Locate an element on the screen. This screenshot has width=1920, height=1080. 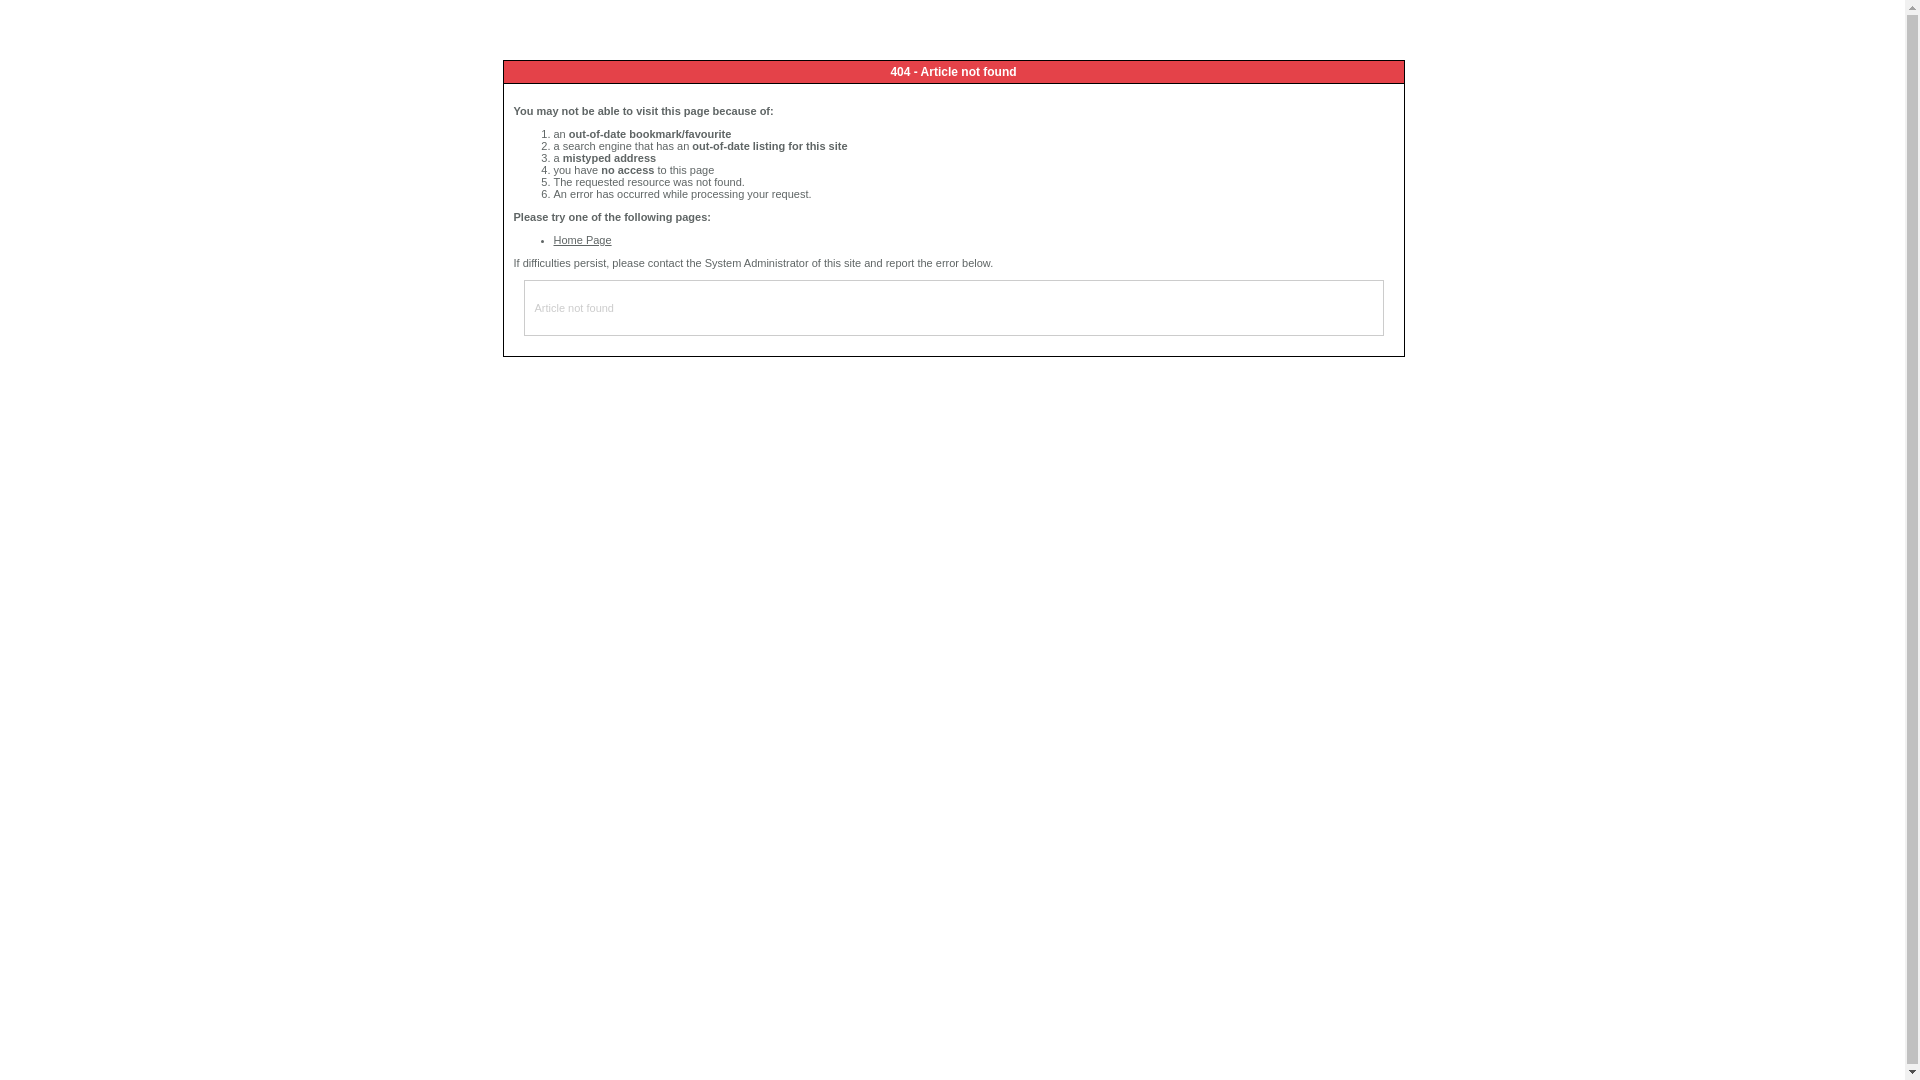
'Home Page' is located at coordinates (581, 238).